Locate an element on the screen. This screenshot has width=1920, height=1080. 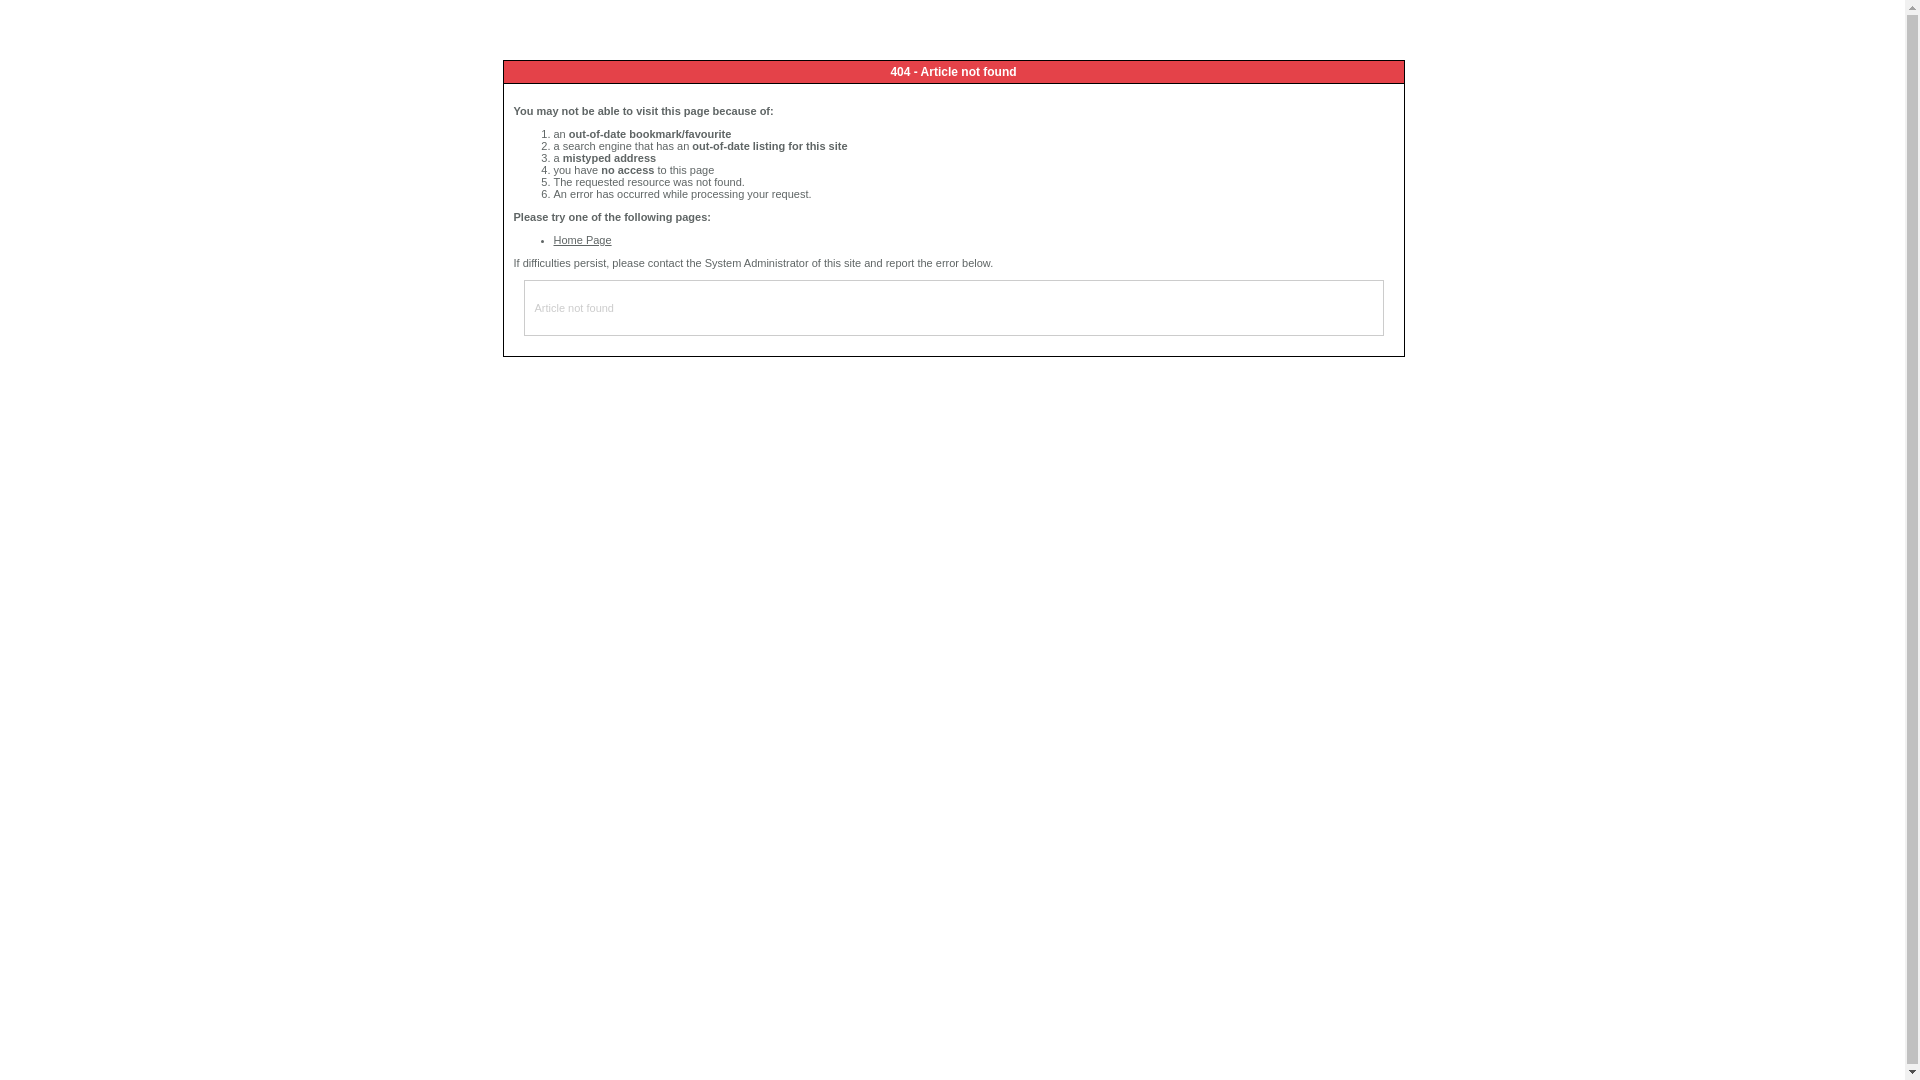
'Home Page' is located at coordinates (581, 238).